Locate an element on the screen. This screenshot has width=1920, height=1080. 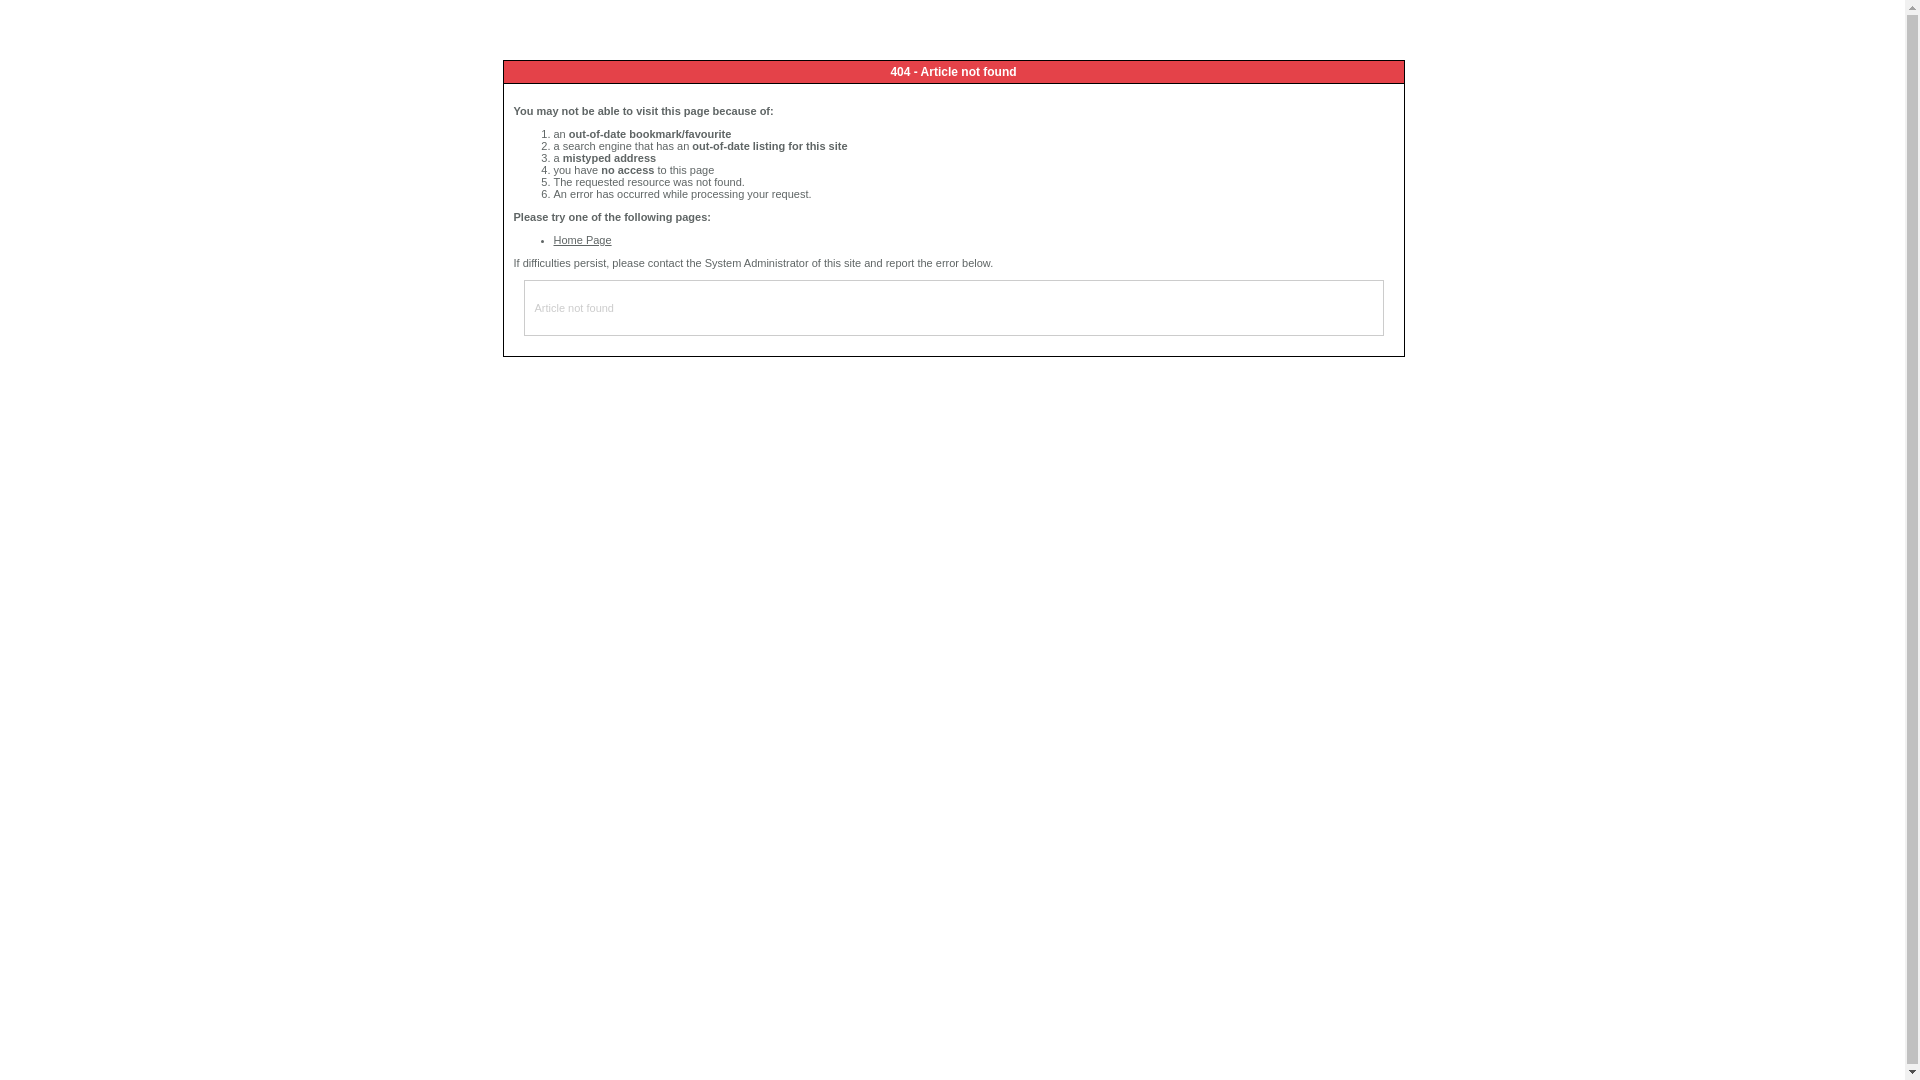
'Home Page' is located at coordinates (581, 238).